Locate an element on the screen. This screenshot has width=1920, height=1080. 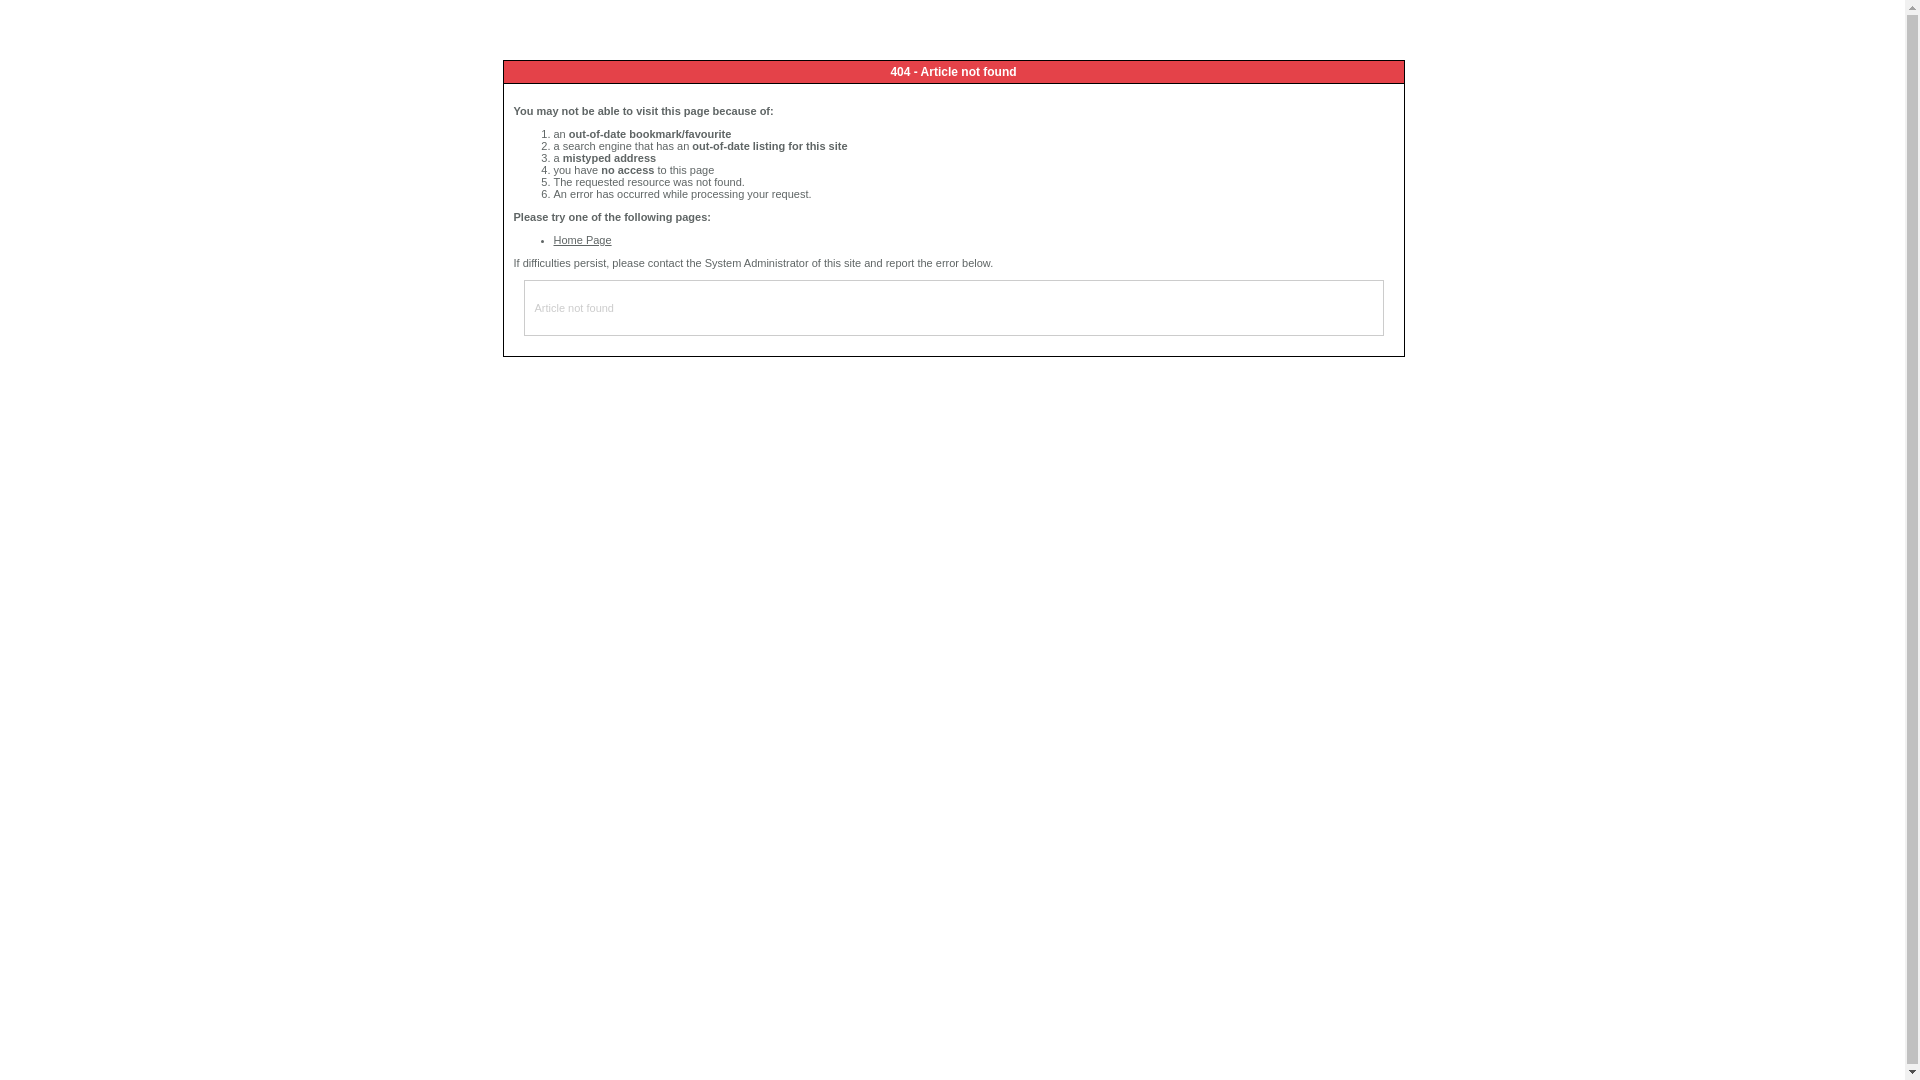
'Home Page' is located at coordinates (581, 238).